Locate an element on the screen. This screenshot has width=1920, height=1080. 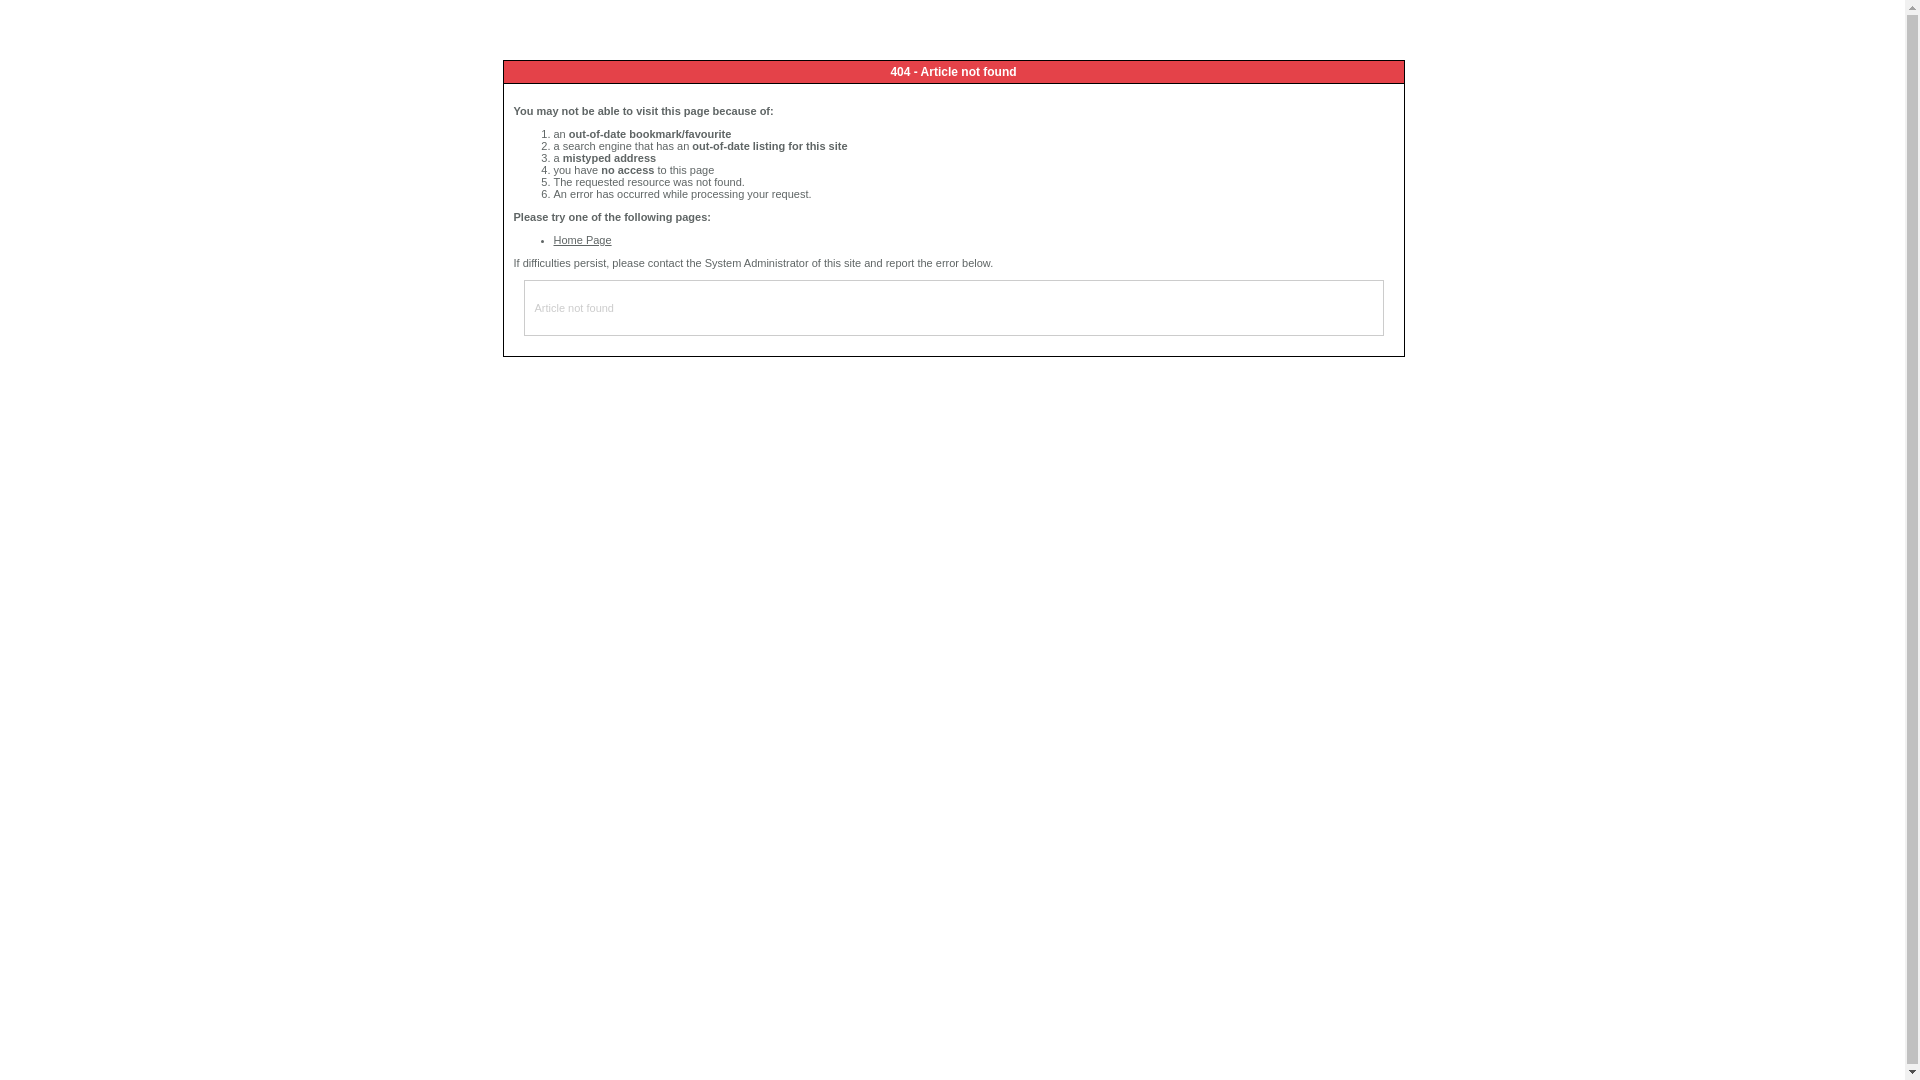
'Home Page' is located at coordinates (581, 238).